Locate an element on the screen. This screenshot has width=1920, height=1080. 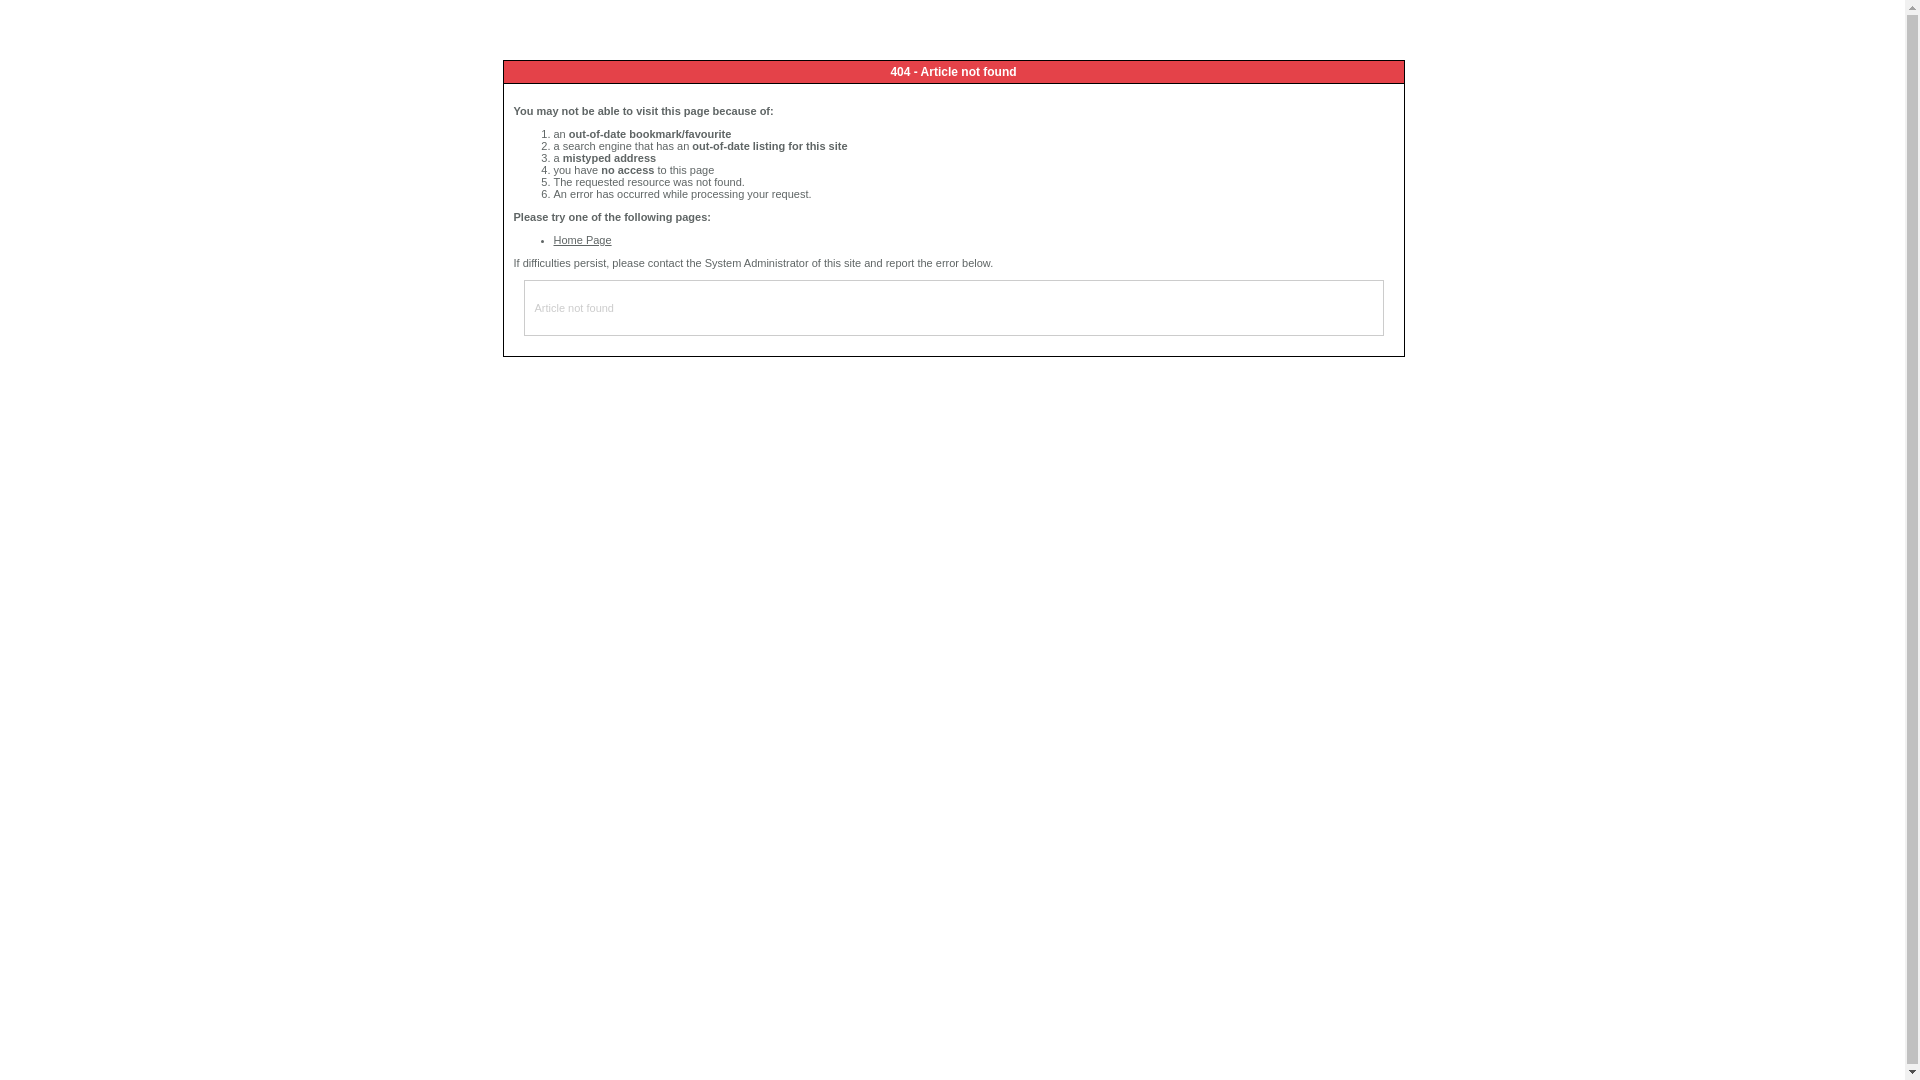
'Home Page' is located at coordinates (581, 238).